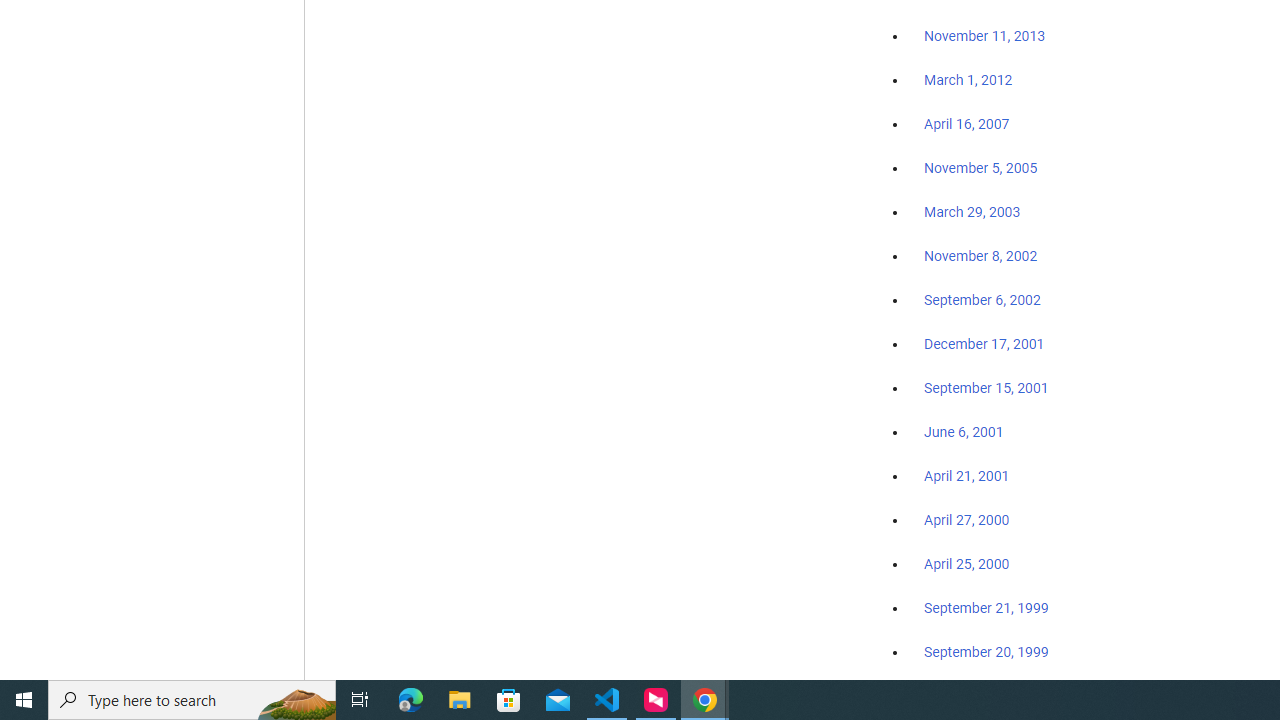 This screenshot has height=720, width=1280. I want to click on 'December 17, 2001', so click(984, 342).